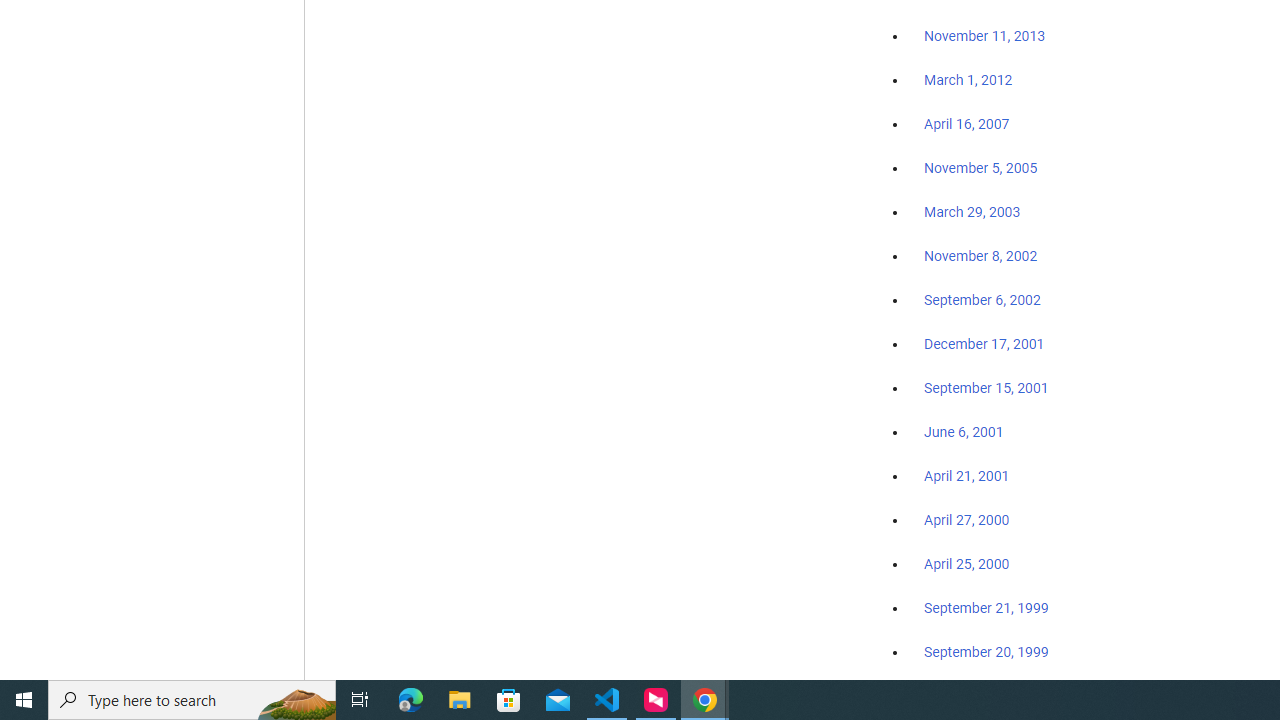 This screenshot has height=720, width=1280. I want to click on 'December 17, 2001', so click(984, 342).